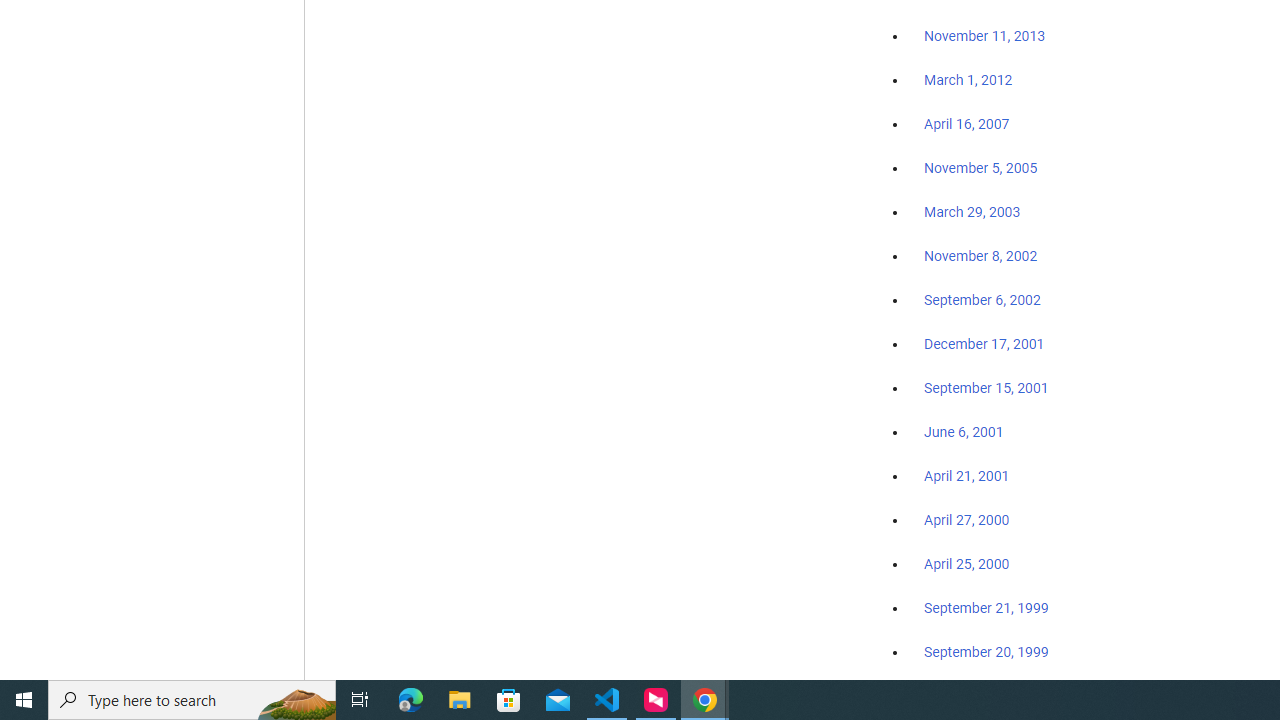 This screenshot has height=720, width=1280. I want to click on 'December 17, 2001', so click(984, 342).